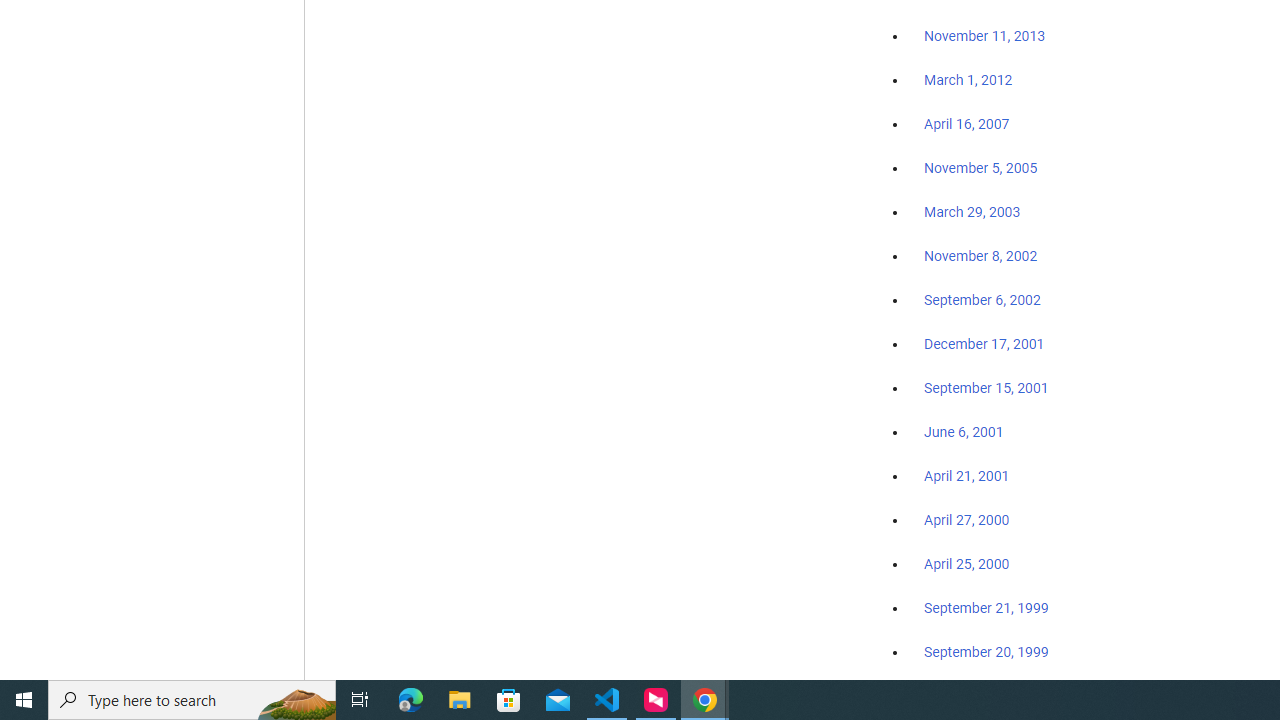 This screenshot has height=720, width=1280. I want to click on 'December 17, 2001', so click(984, 342).